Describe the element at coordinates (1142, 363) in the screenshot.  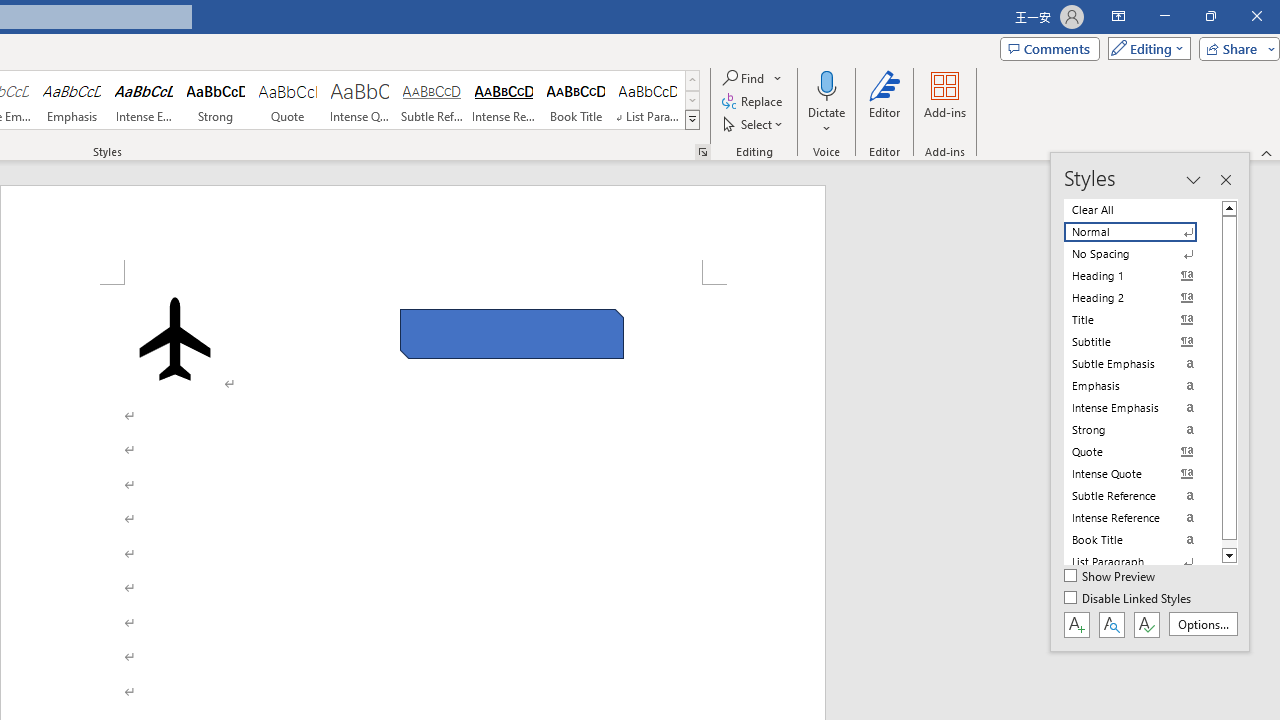
I see `'Subtle Emphasis'` at that location.